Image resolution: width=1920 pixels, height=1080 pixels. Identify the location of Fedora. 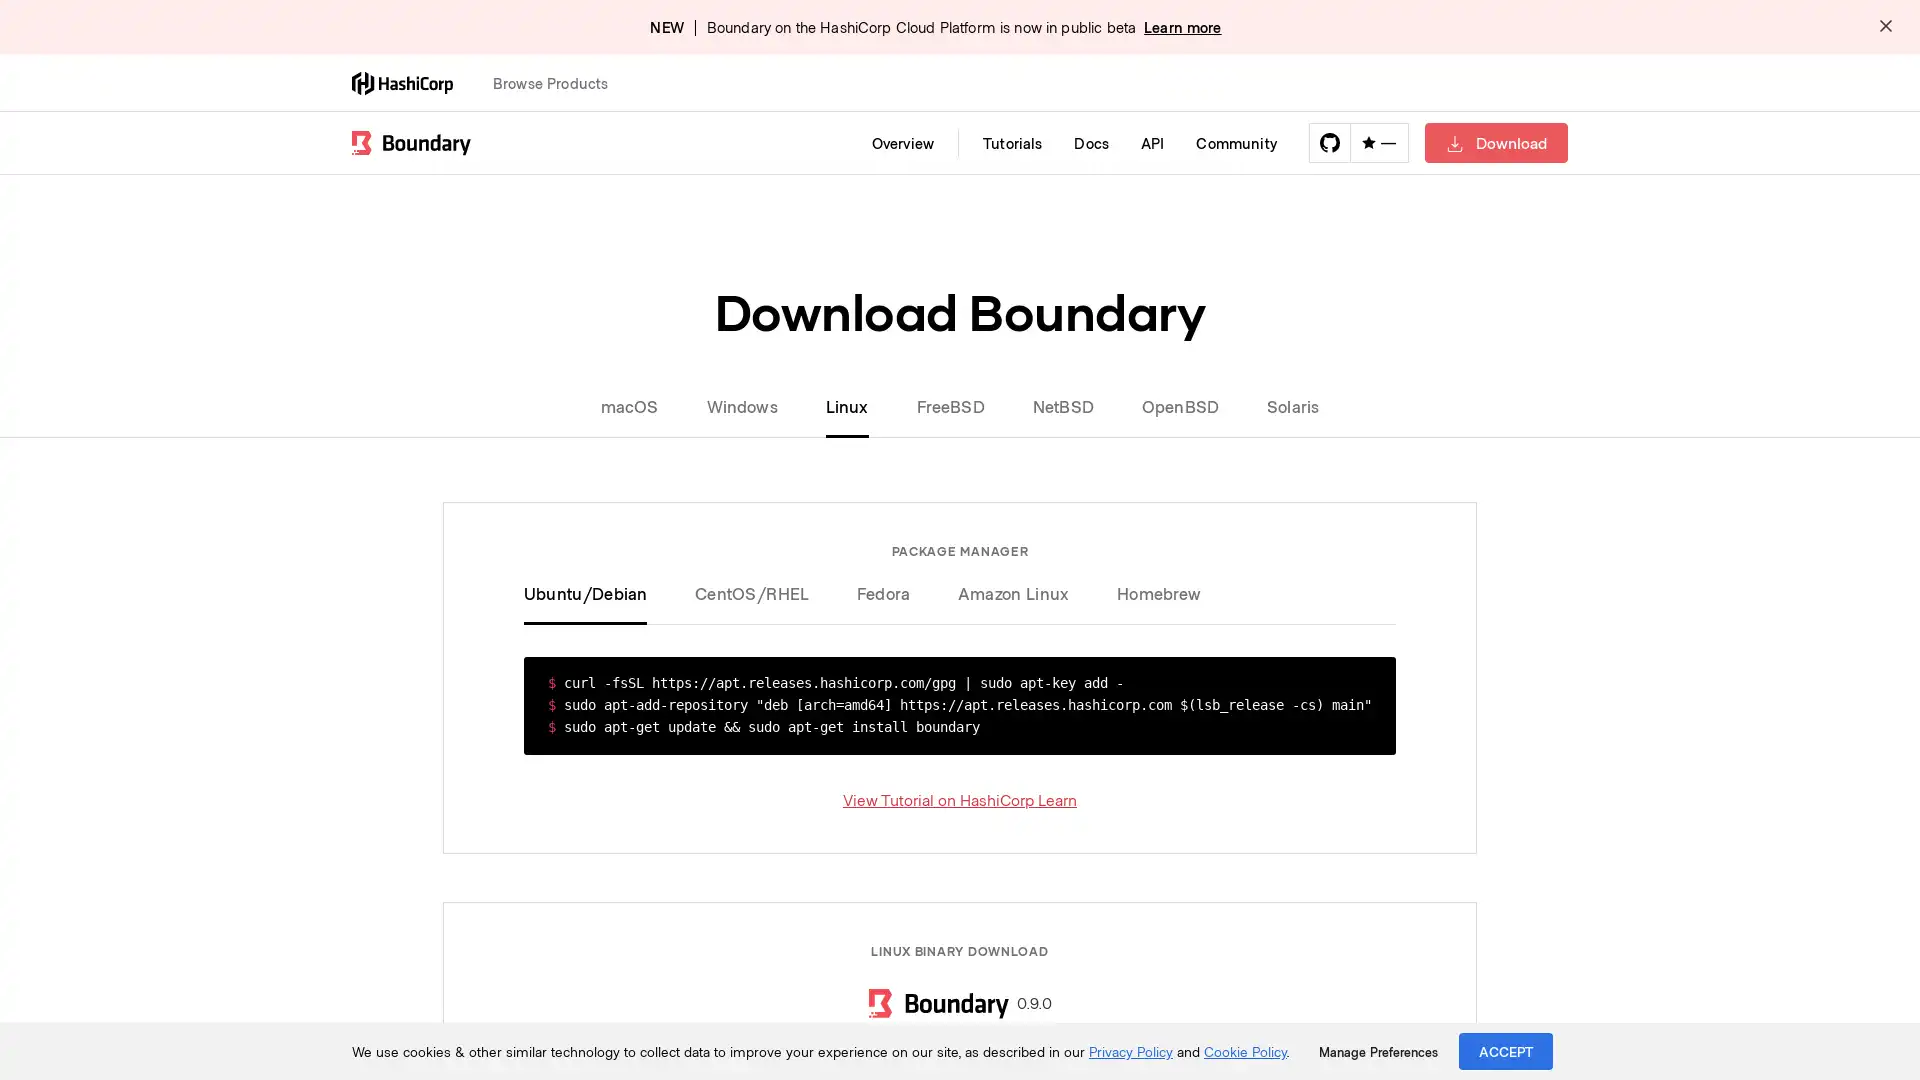
(882, 592).